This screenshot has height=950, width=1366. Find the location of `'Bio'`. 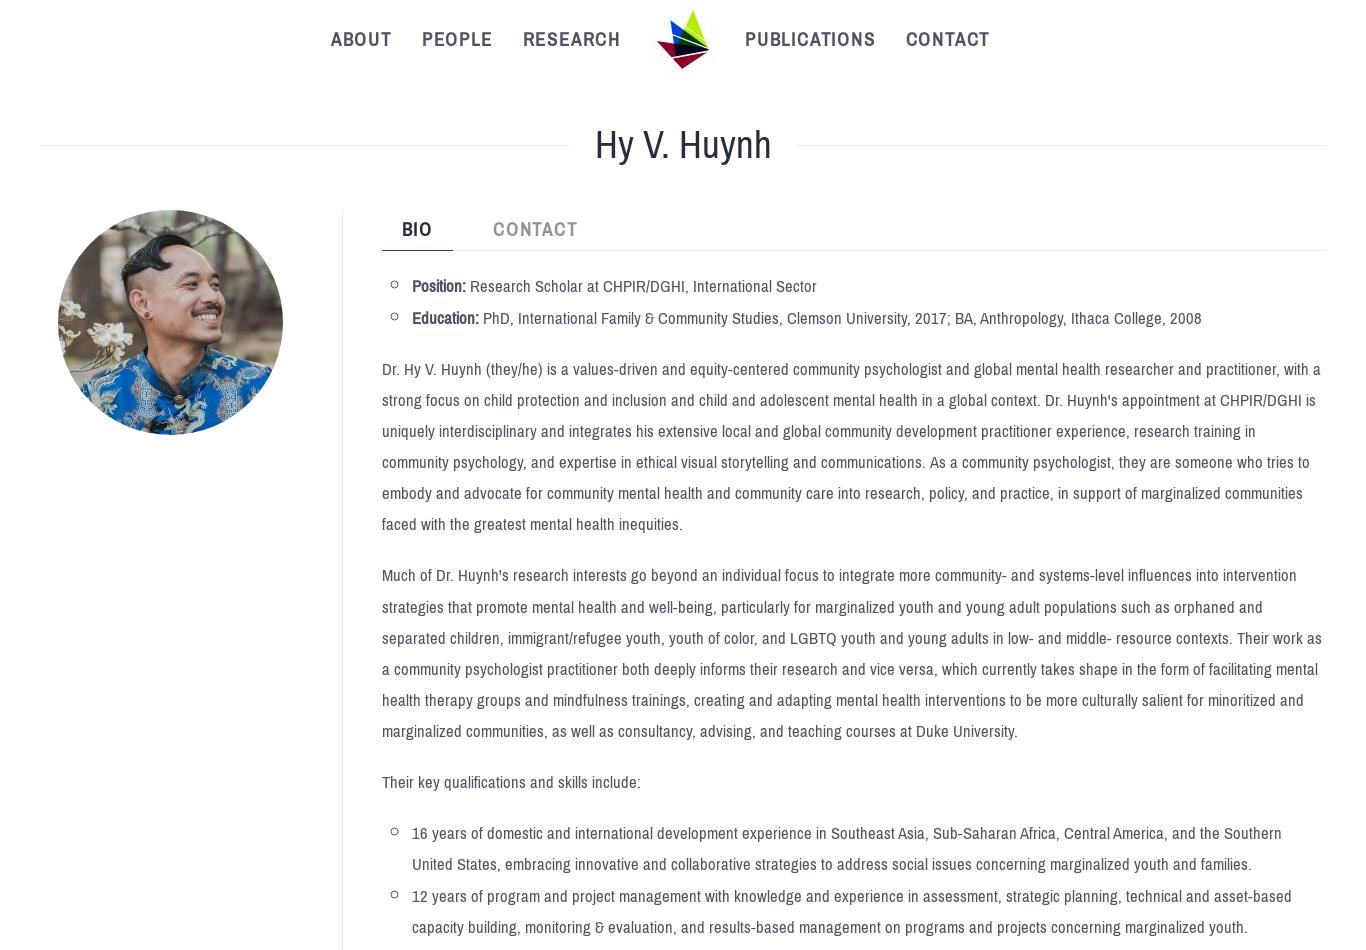

'Bio' is located at coordinates (415, 229).